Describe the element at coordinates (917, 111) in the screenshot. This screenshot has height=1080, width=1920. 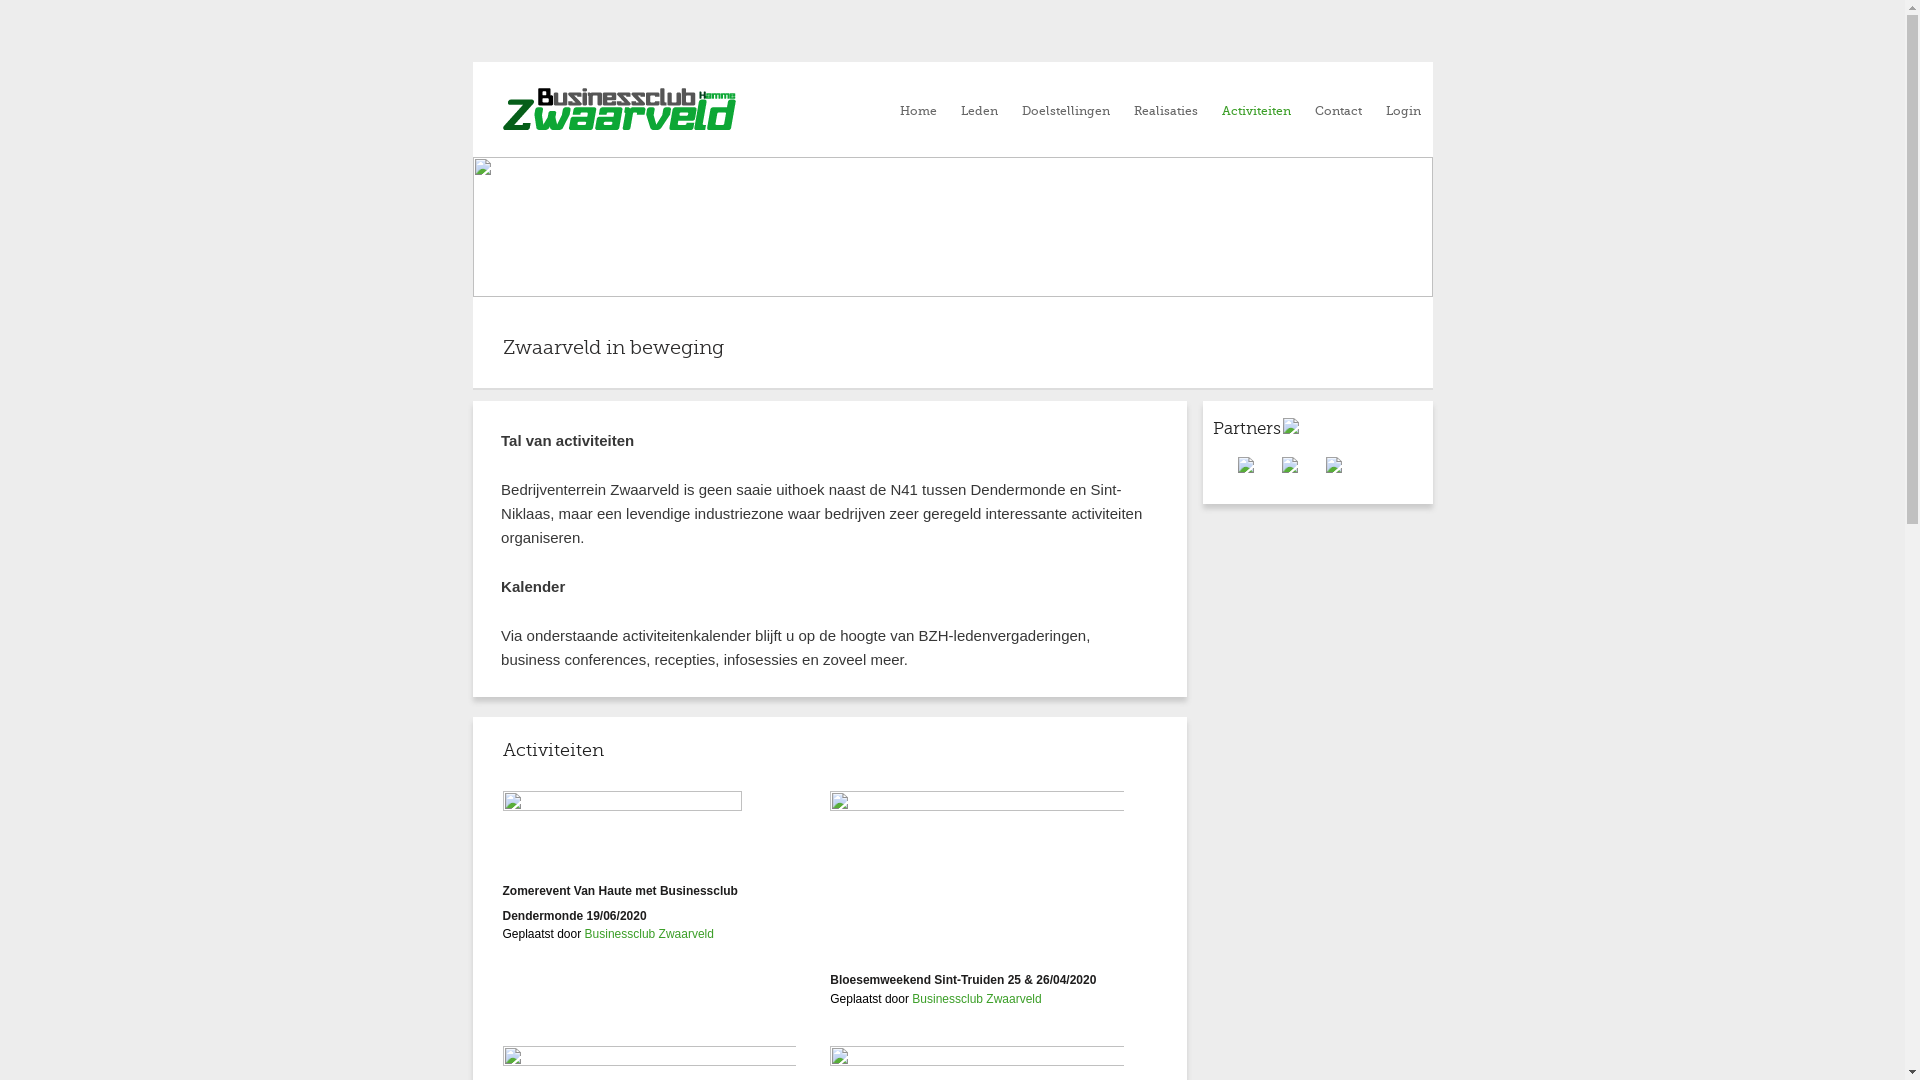
I see `'Home'` at that location.